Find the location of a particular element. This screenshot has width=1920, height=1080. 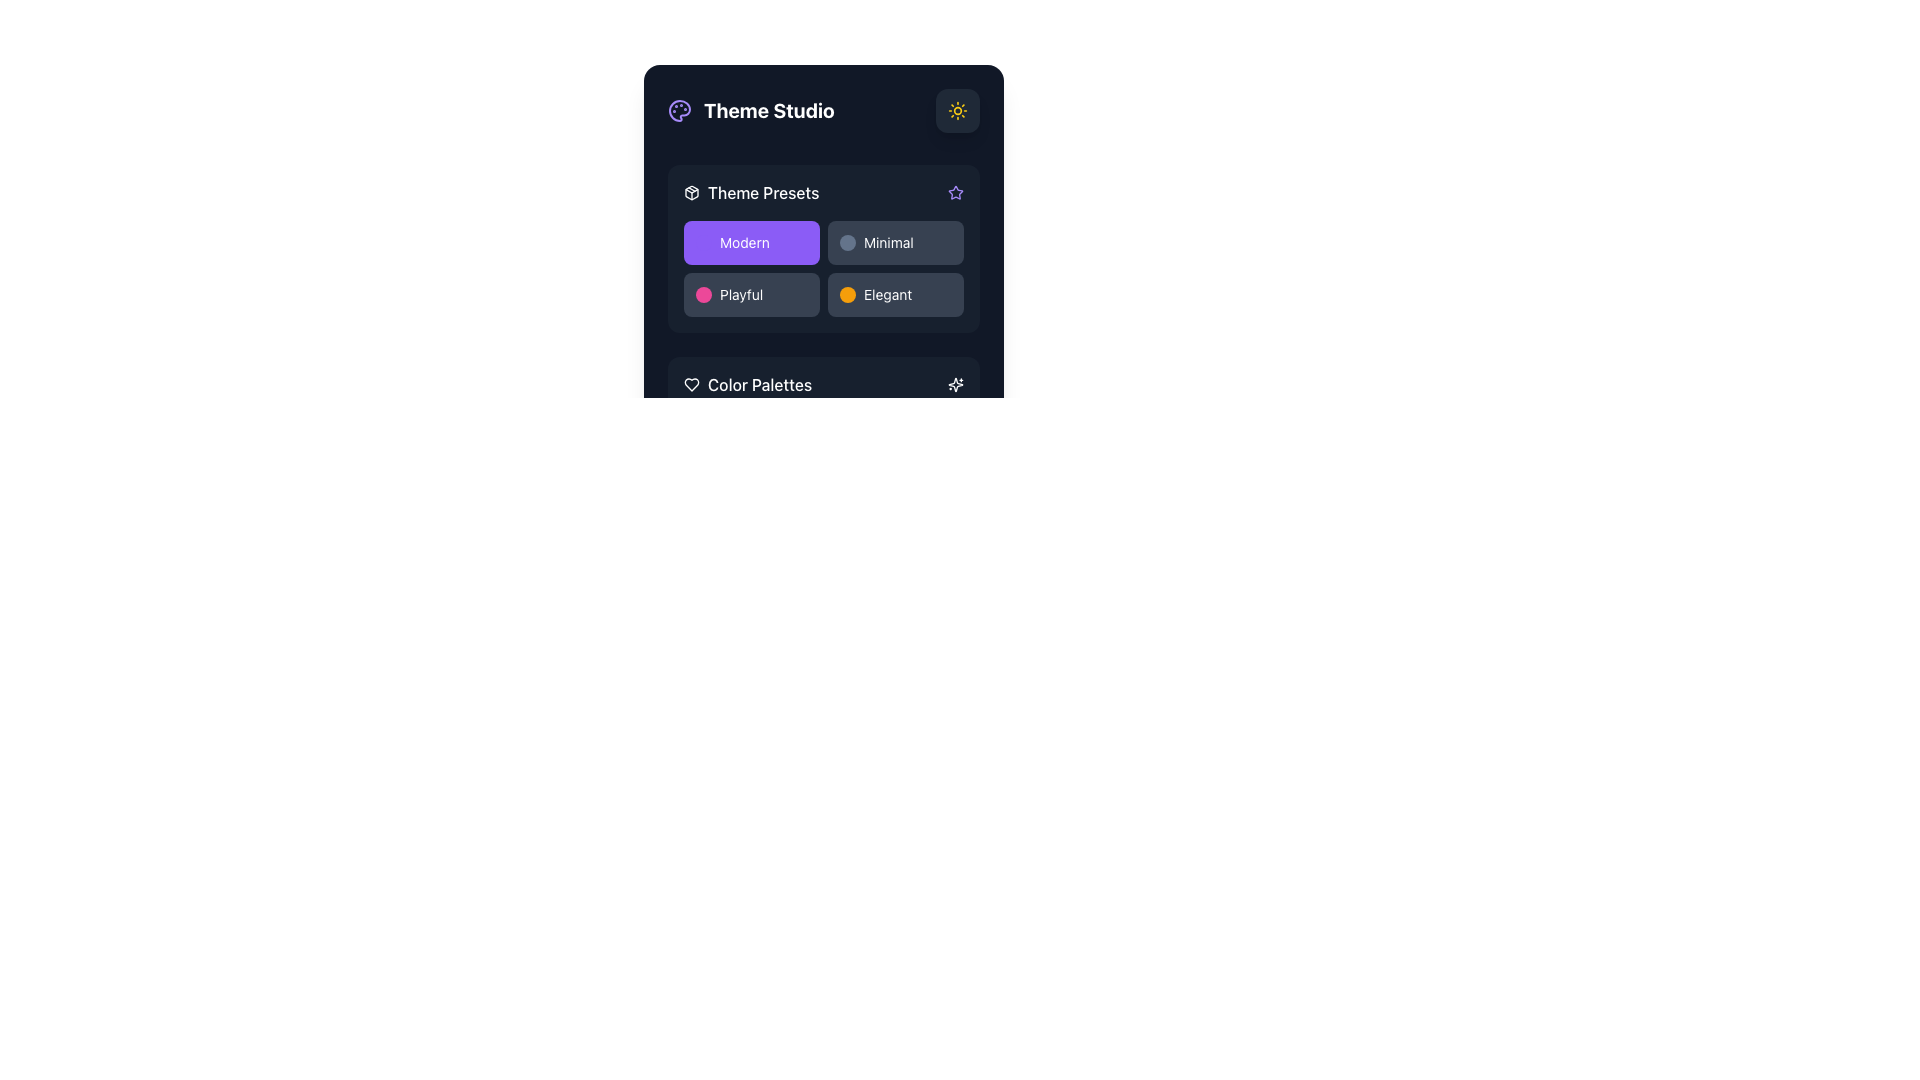

the visual indicator icon associated with the 'Playful' option, located within the 'Theme Presets' area is located at coordinates (704, 294).